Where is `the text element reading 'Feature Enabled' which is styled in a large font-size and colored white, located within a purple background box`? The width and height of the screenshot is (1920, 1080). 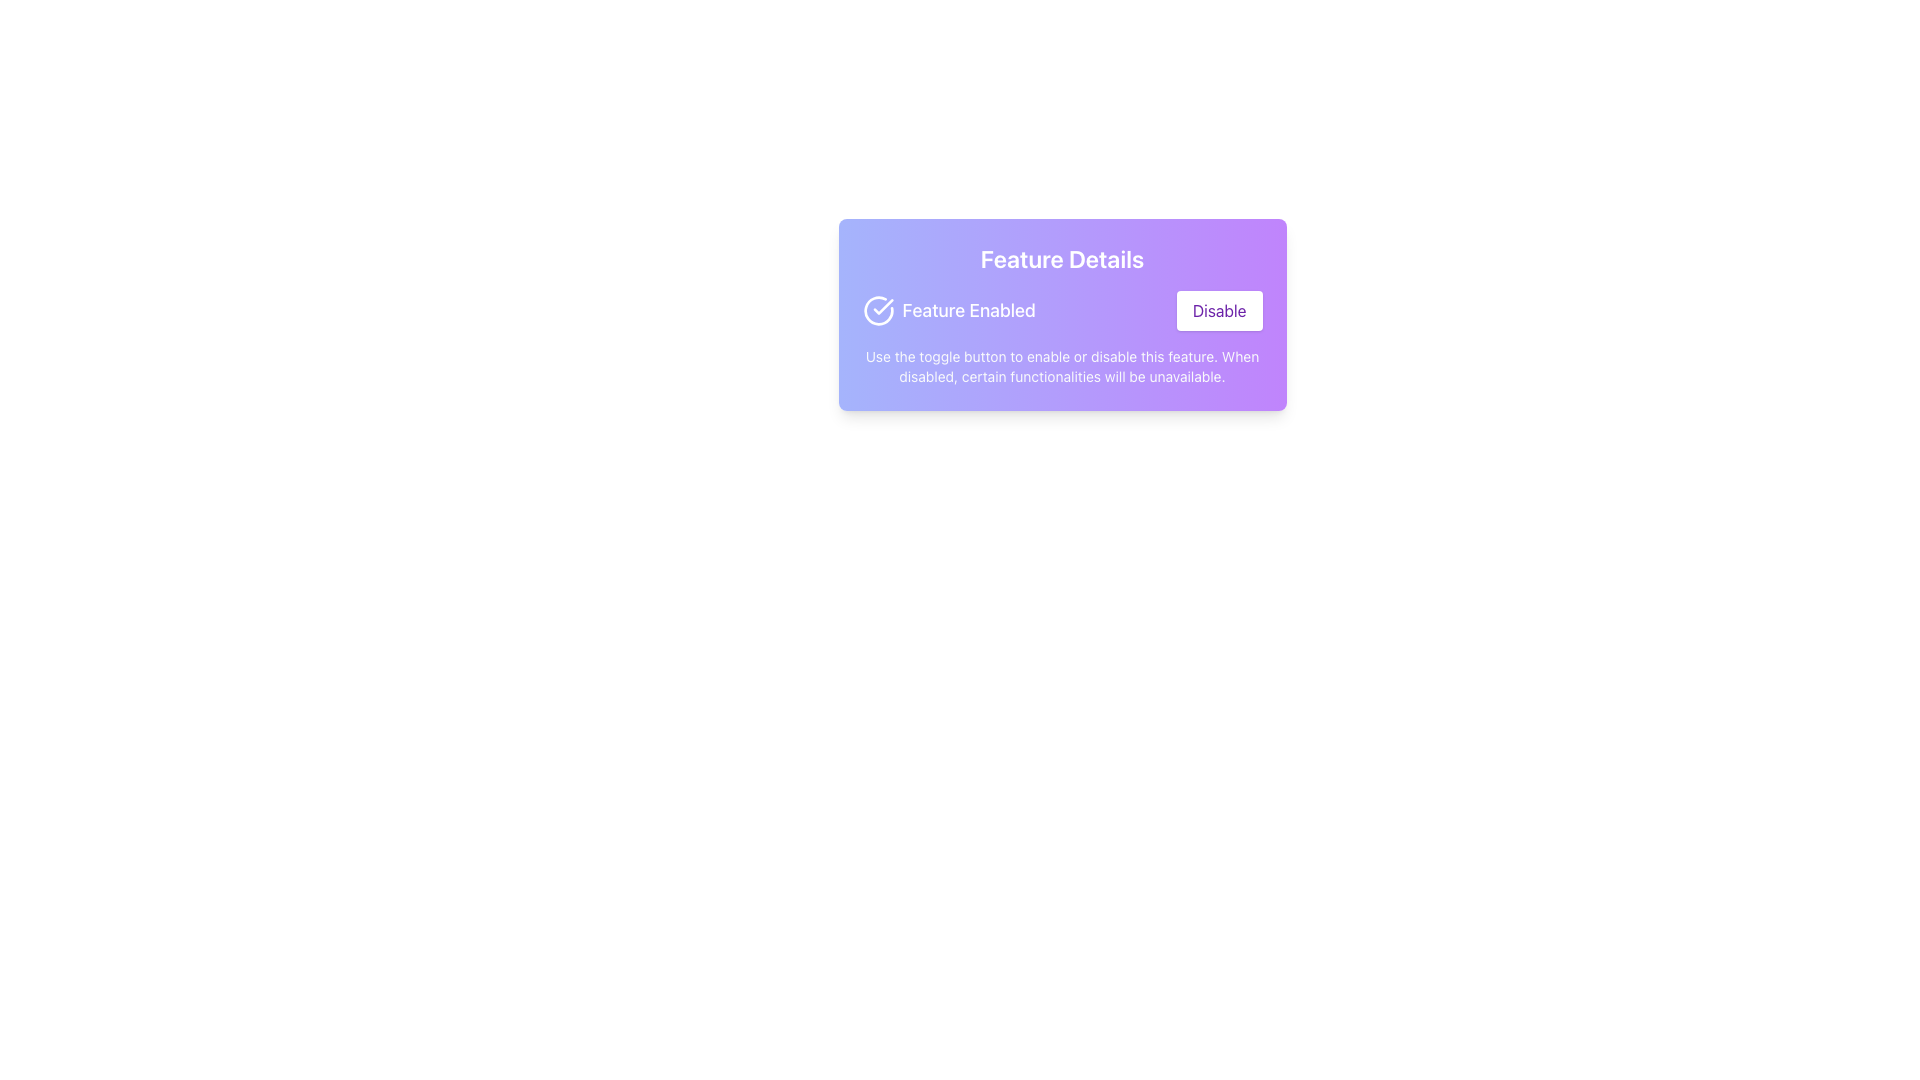 the text element reading 'Feature Enabled' which is styled in a large font-size and colored white, located within a purple background box is located at coordinates (969, 311).